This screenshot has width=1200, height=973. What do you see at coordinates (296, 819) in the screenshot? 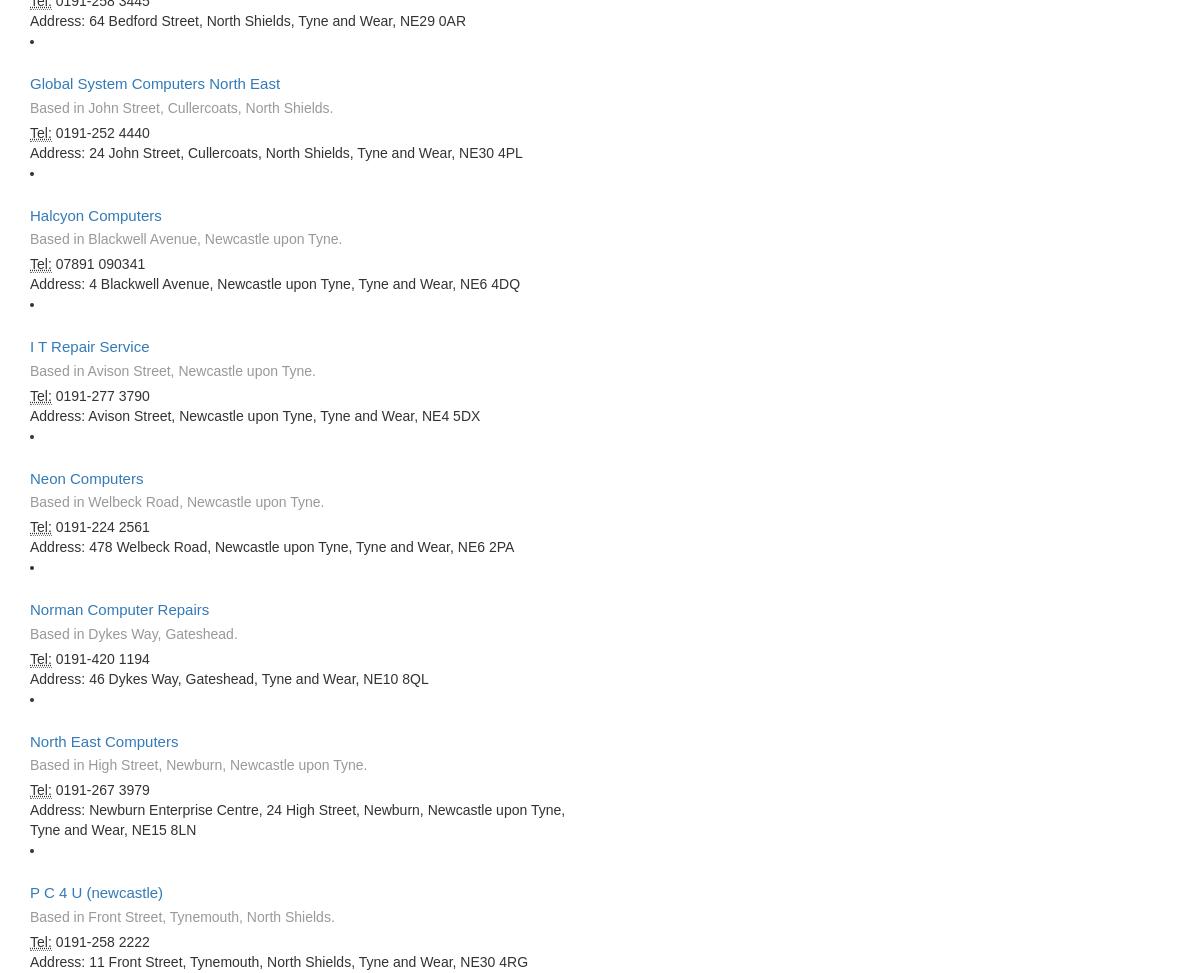
I see `'Address: Newburn Enterprise Centre, 24 High Street, Newburn, Newcastle upon Tyne, Tyne and Wear, NE15 8LN'` at bounding box center [296, 819].